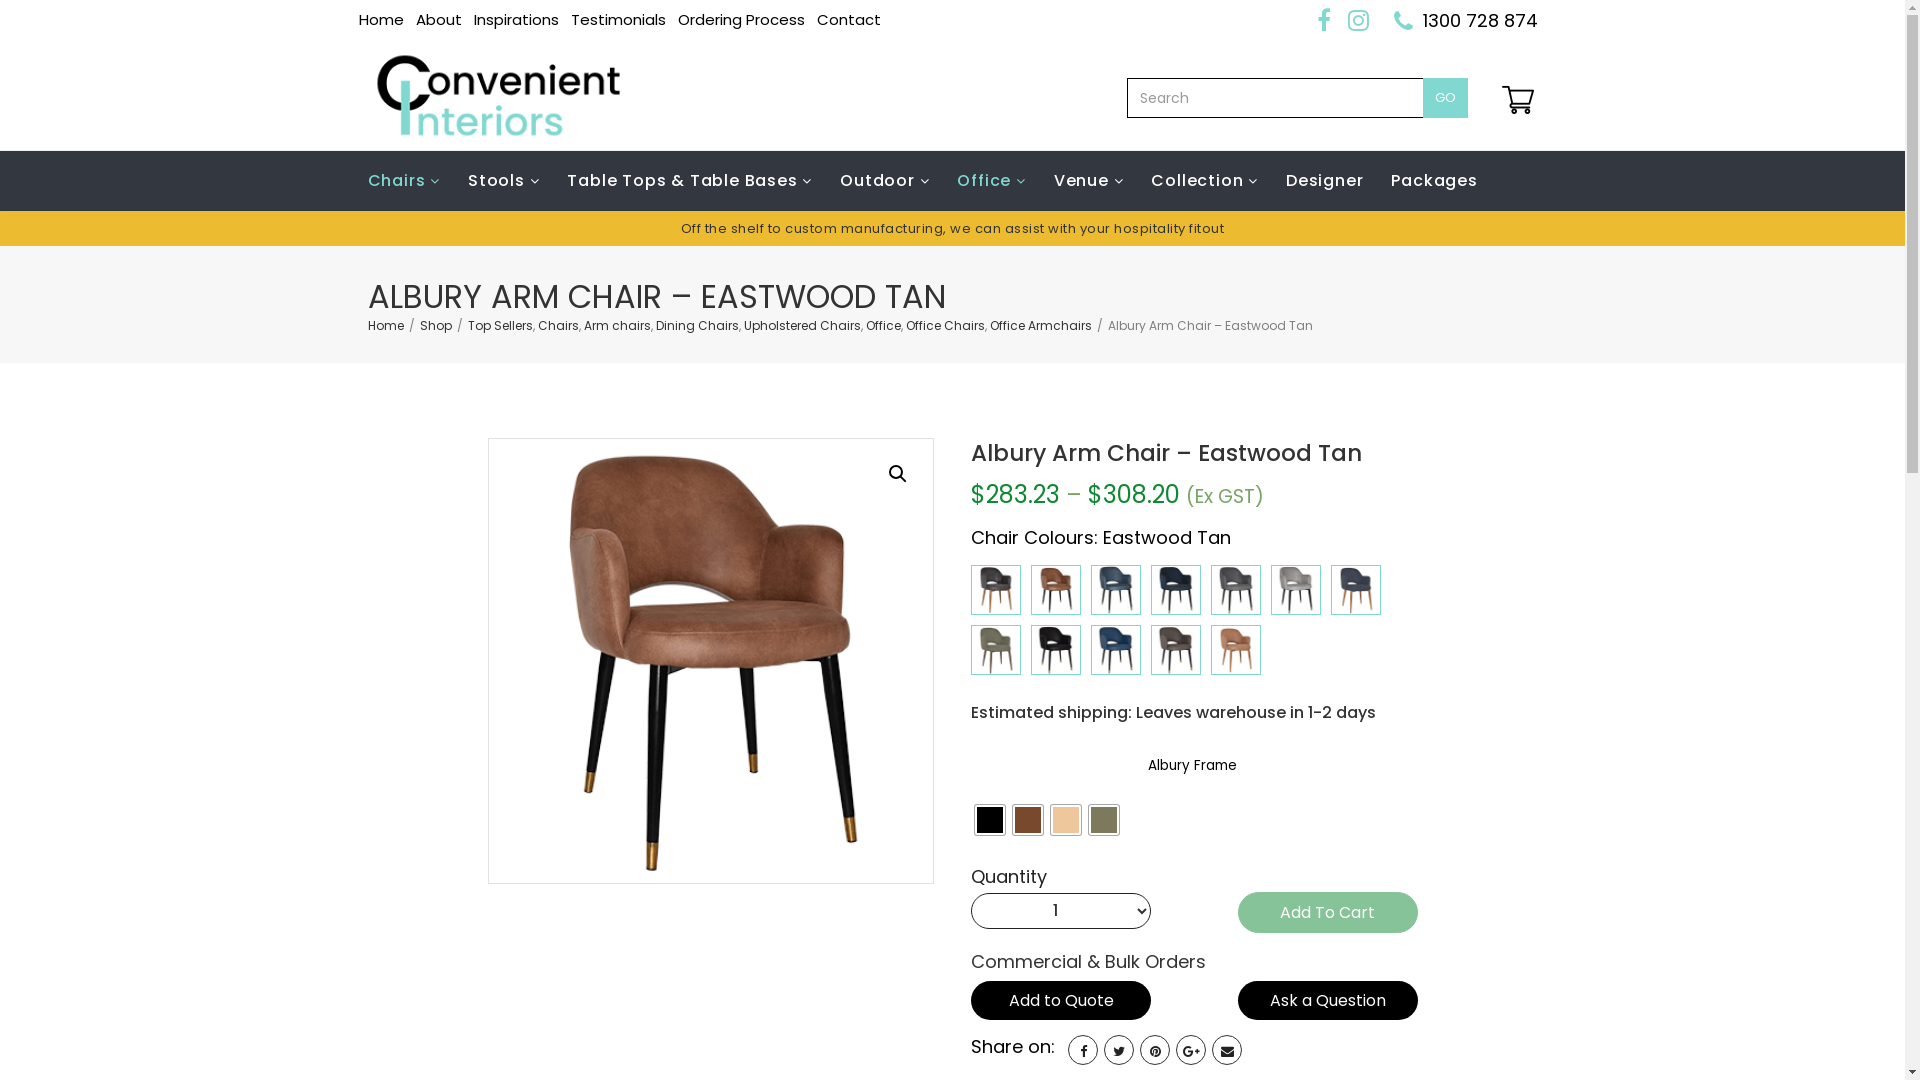  Describe the element at coordinates (1433, 181) in the screenshot. I see `'Packages'` at that location.